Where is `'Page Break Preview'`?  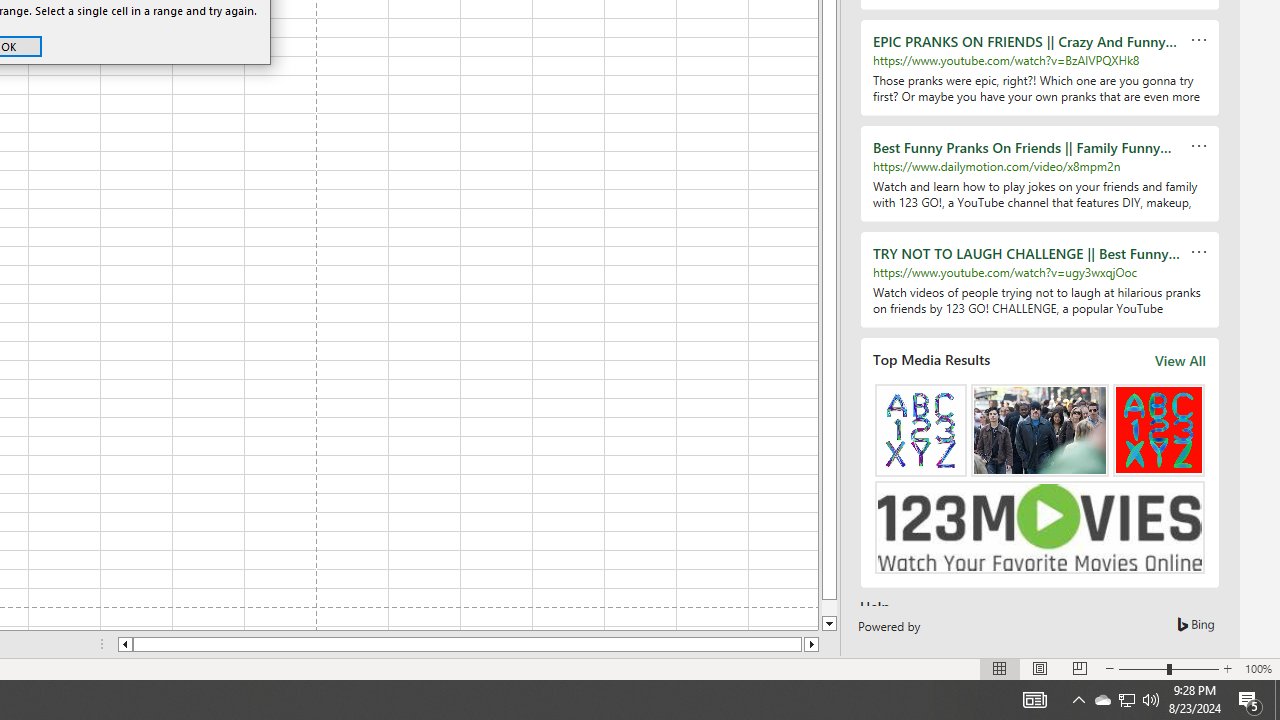 'Page Break Preview' is located at coordinates (1078, 669).